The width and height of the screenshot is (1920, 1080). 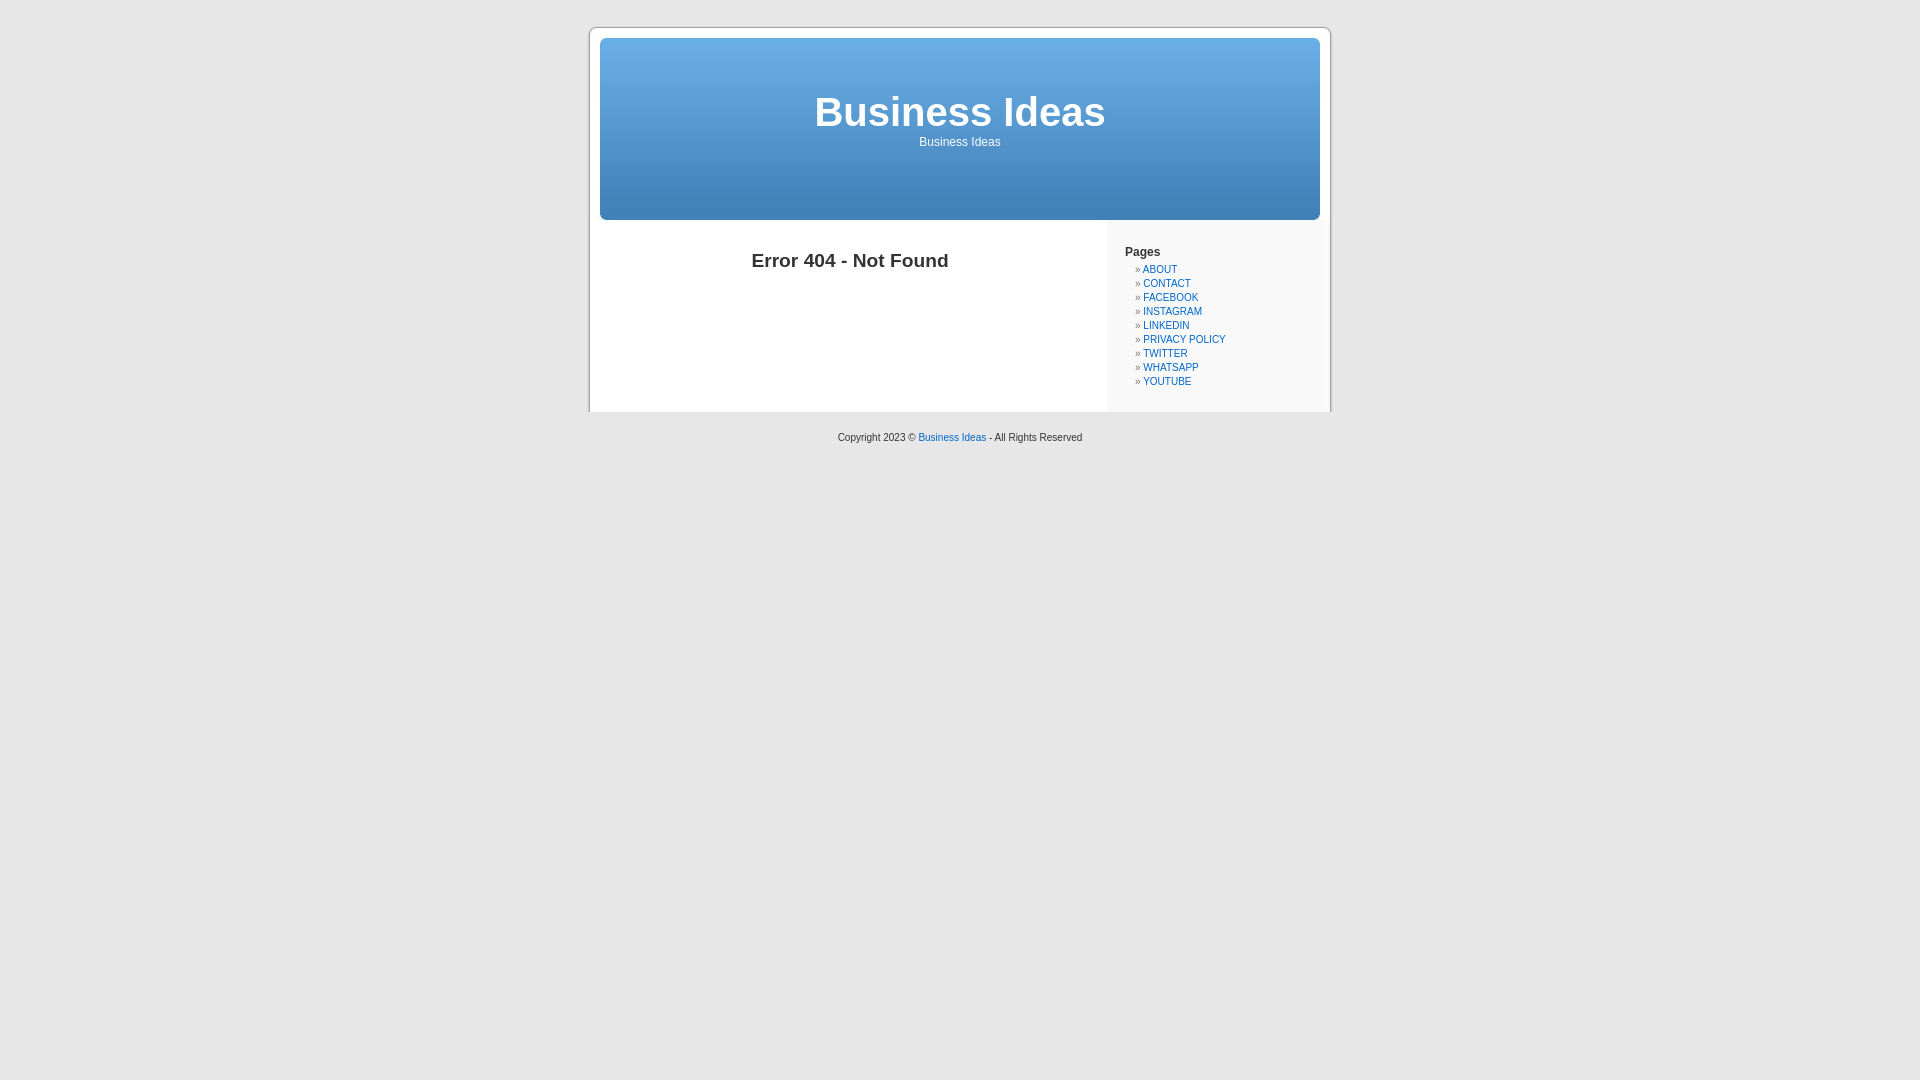 I want to click on 'Business Ideas', so click(x=916, y=436).